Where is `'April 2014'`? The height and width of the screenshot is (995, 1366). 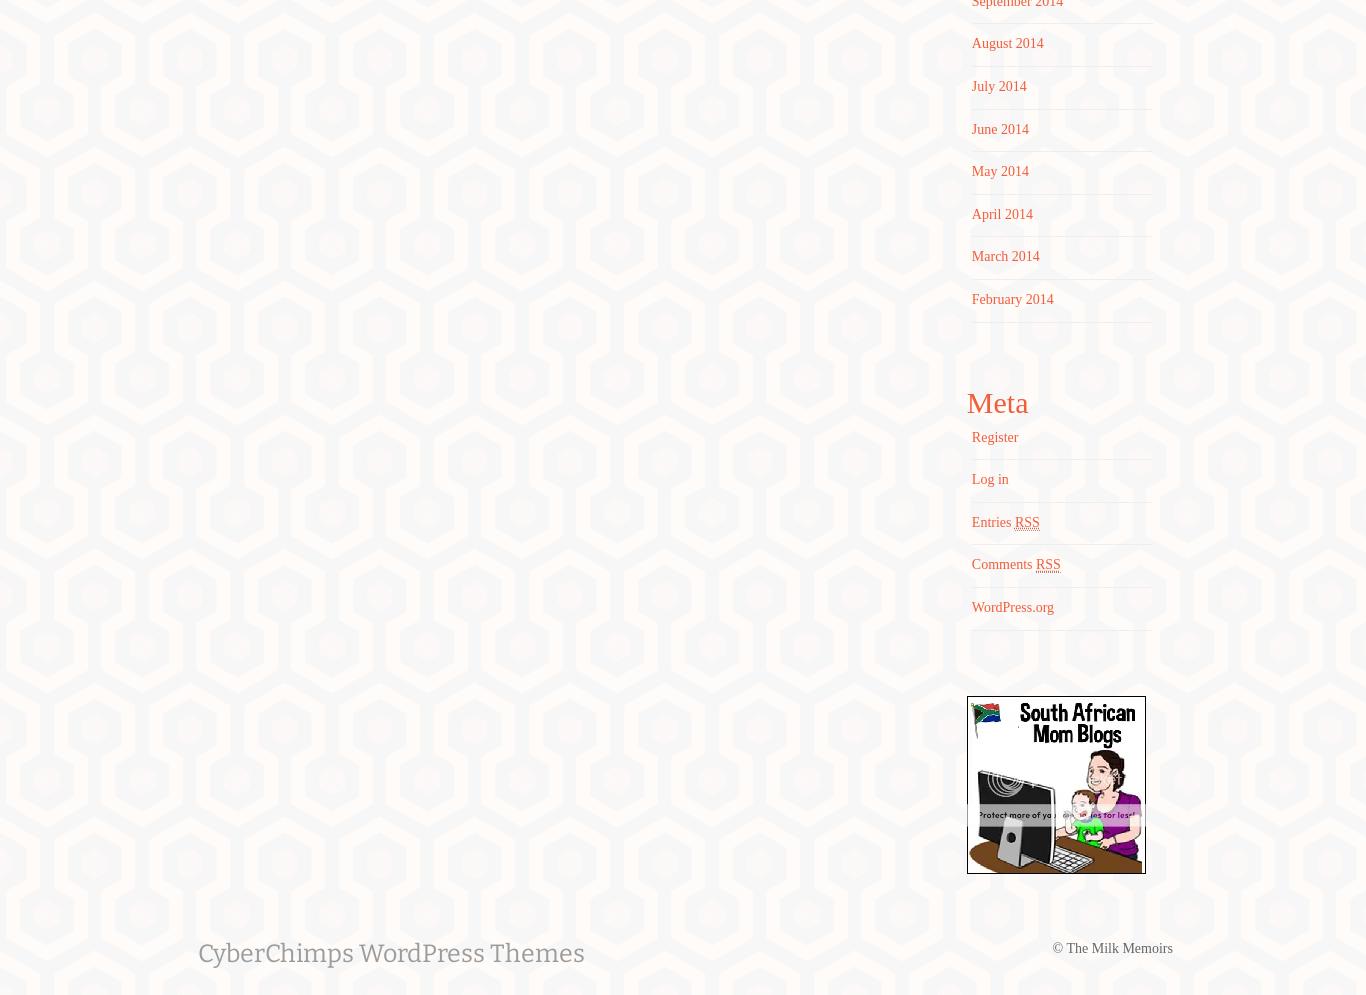 'April 2014' is located at coordinates (970, 212).